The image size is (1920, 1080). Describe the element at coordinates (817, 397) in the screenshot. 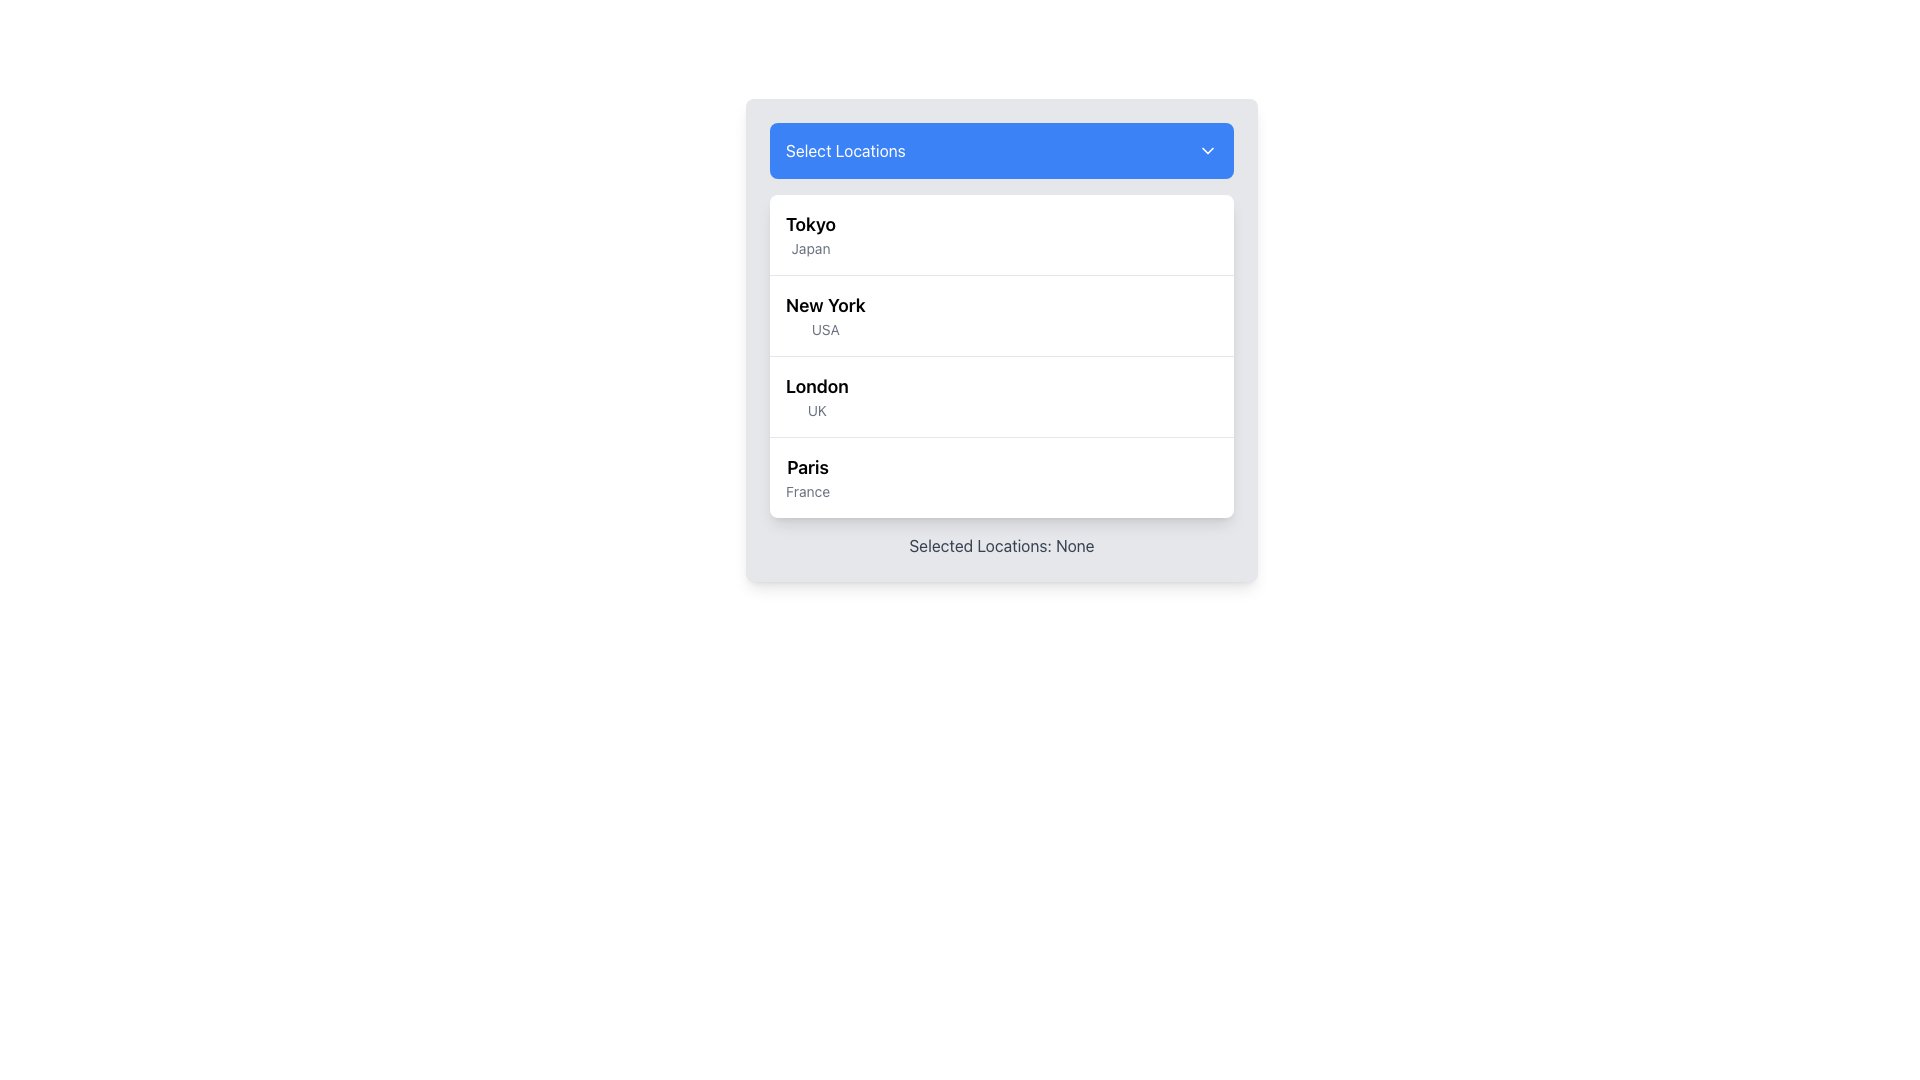

I see `the 'London - UK' text element, which is the third entry in a vertical dropdown list` at that location.